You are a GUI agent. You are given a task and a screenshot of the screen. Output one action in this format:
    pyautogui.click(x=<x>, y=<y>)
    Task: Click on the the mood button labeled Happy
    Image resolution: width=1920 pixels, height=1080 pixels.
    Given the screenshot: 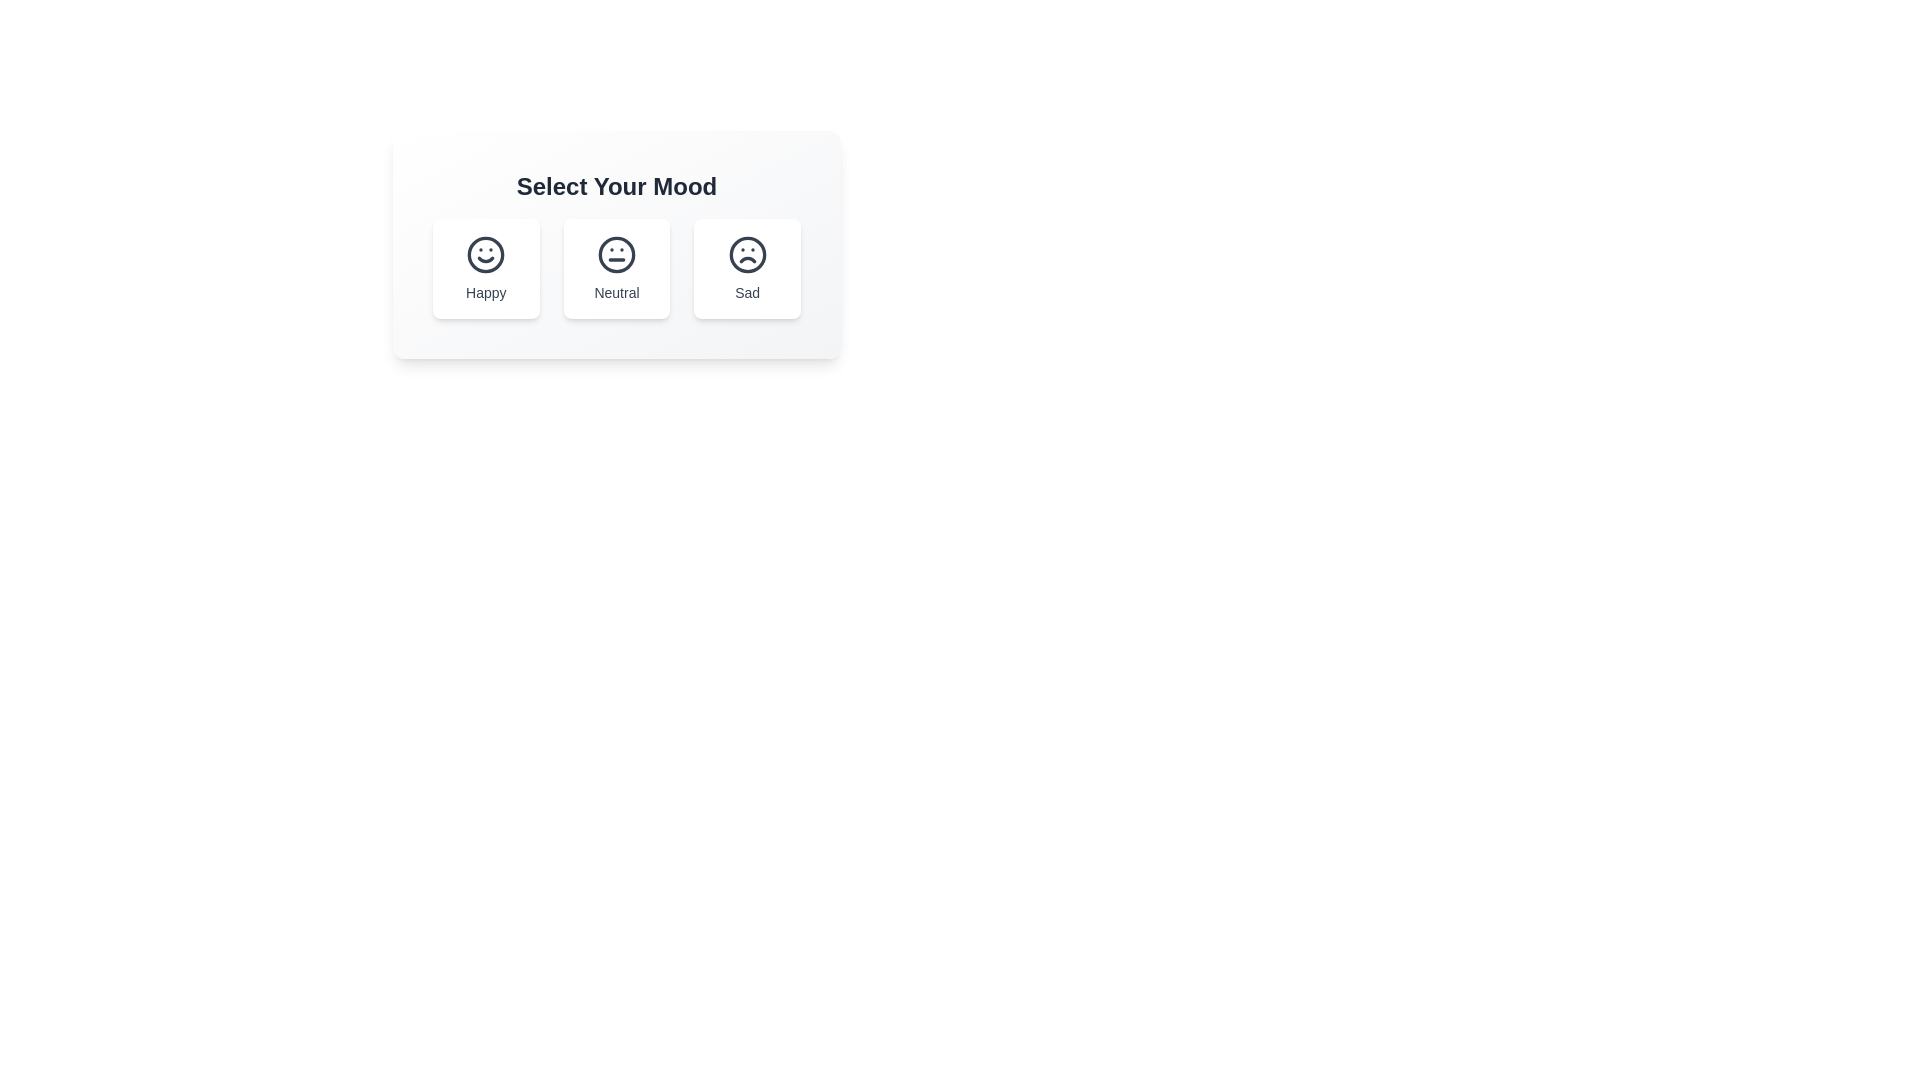 What is the action you would take?
    pyautogui.click(x=485, y=268)
    